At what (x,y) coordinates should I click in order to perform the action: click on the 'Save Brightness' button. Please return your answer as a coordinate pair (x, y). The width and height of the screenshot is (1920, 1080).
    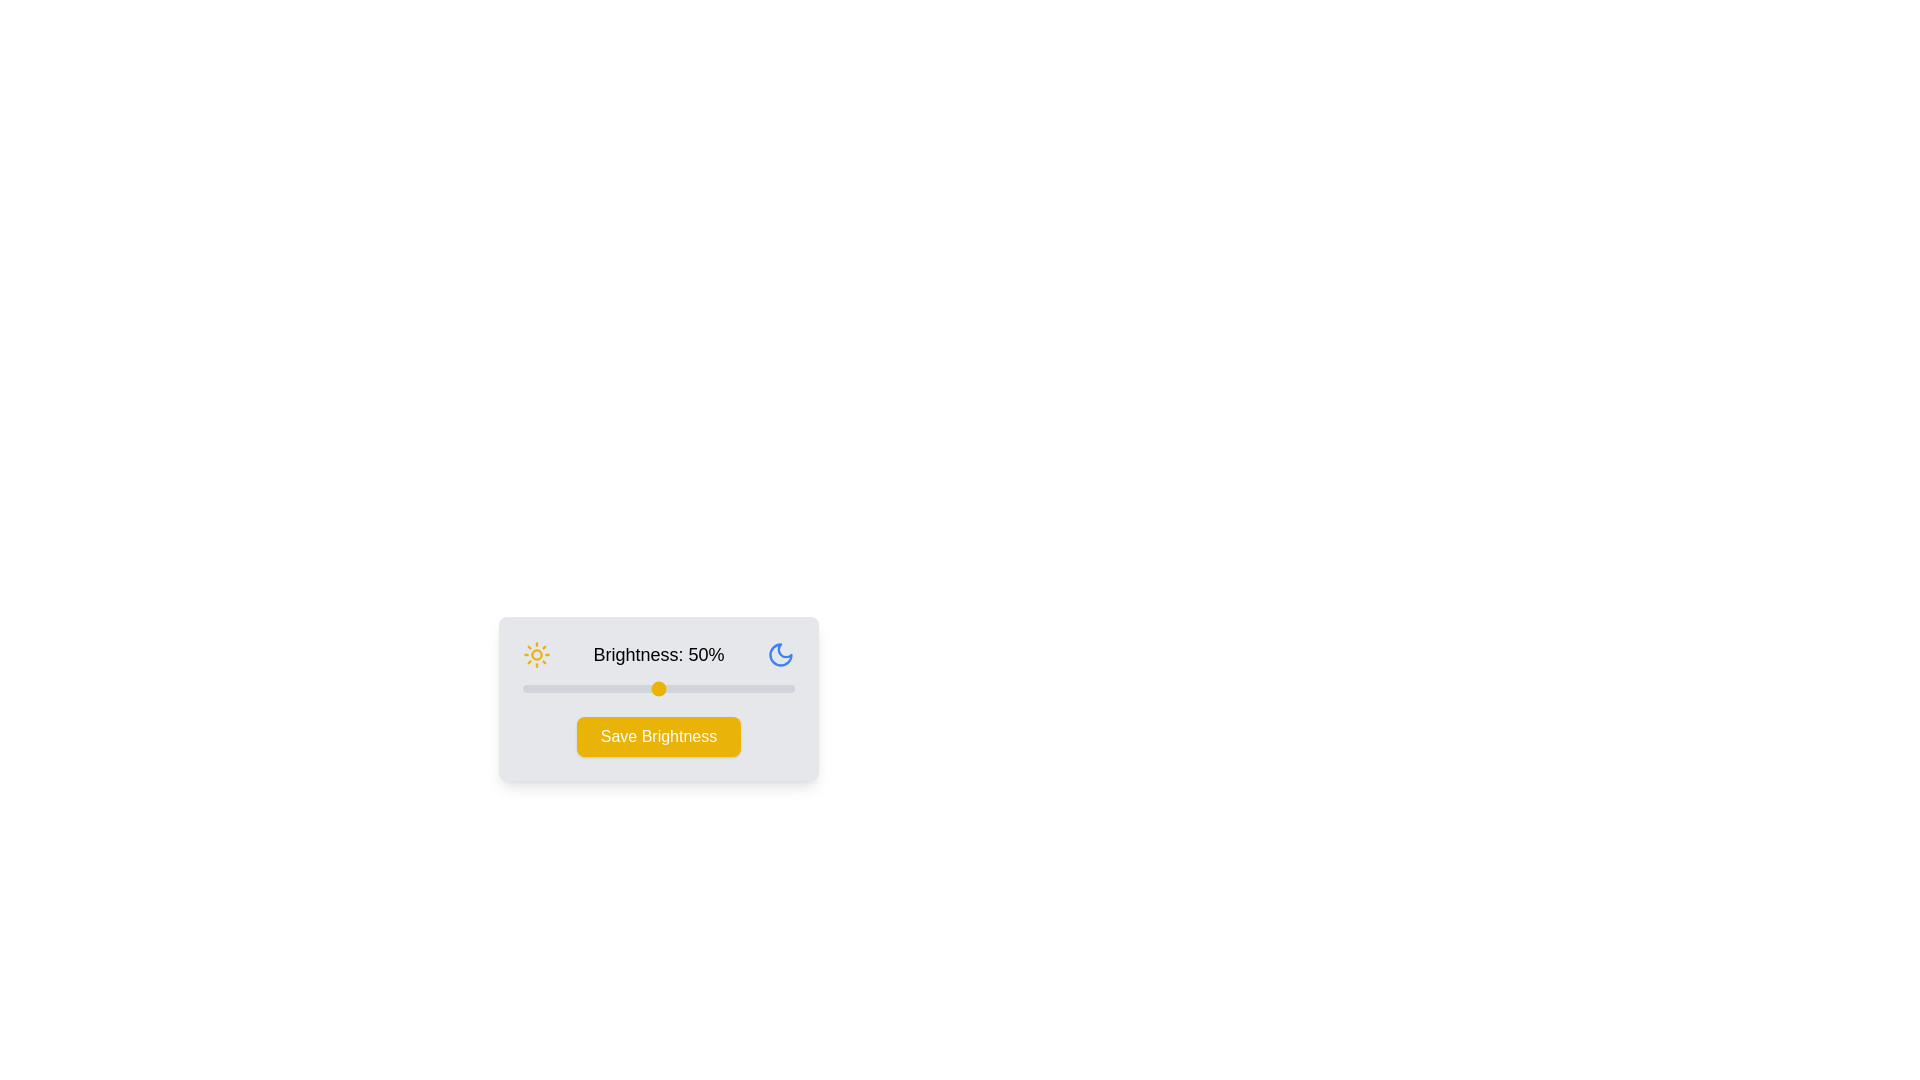
    Looking at the image, I should click on (658, 736).